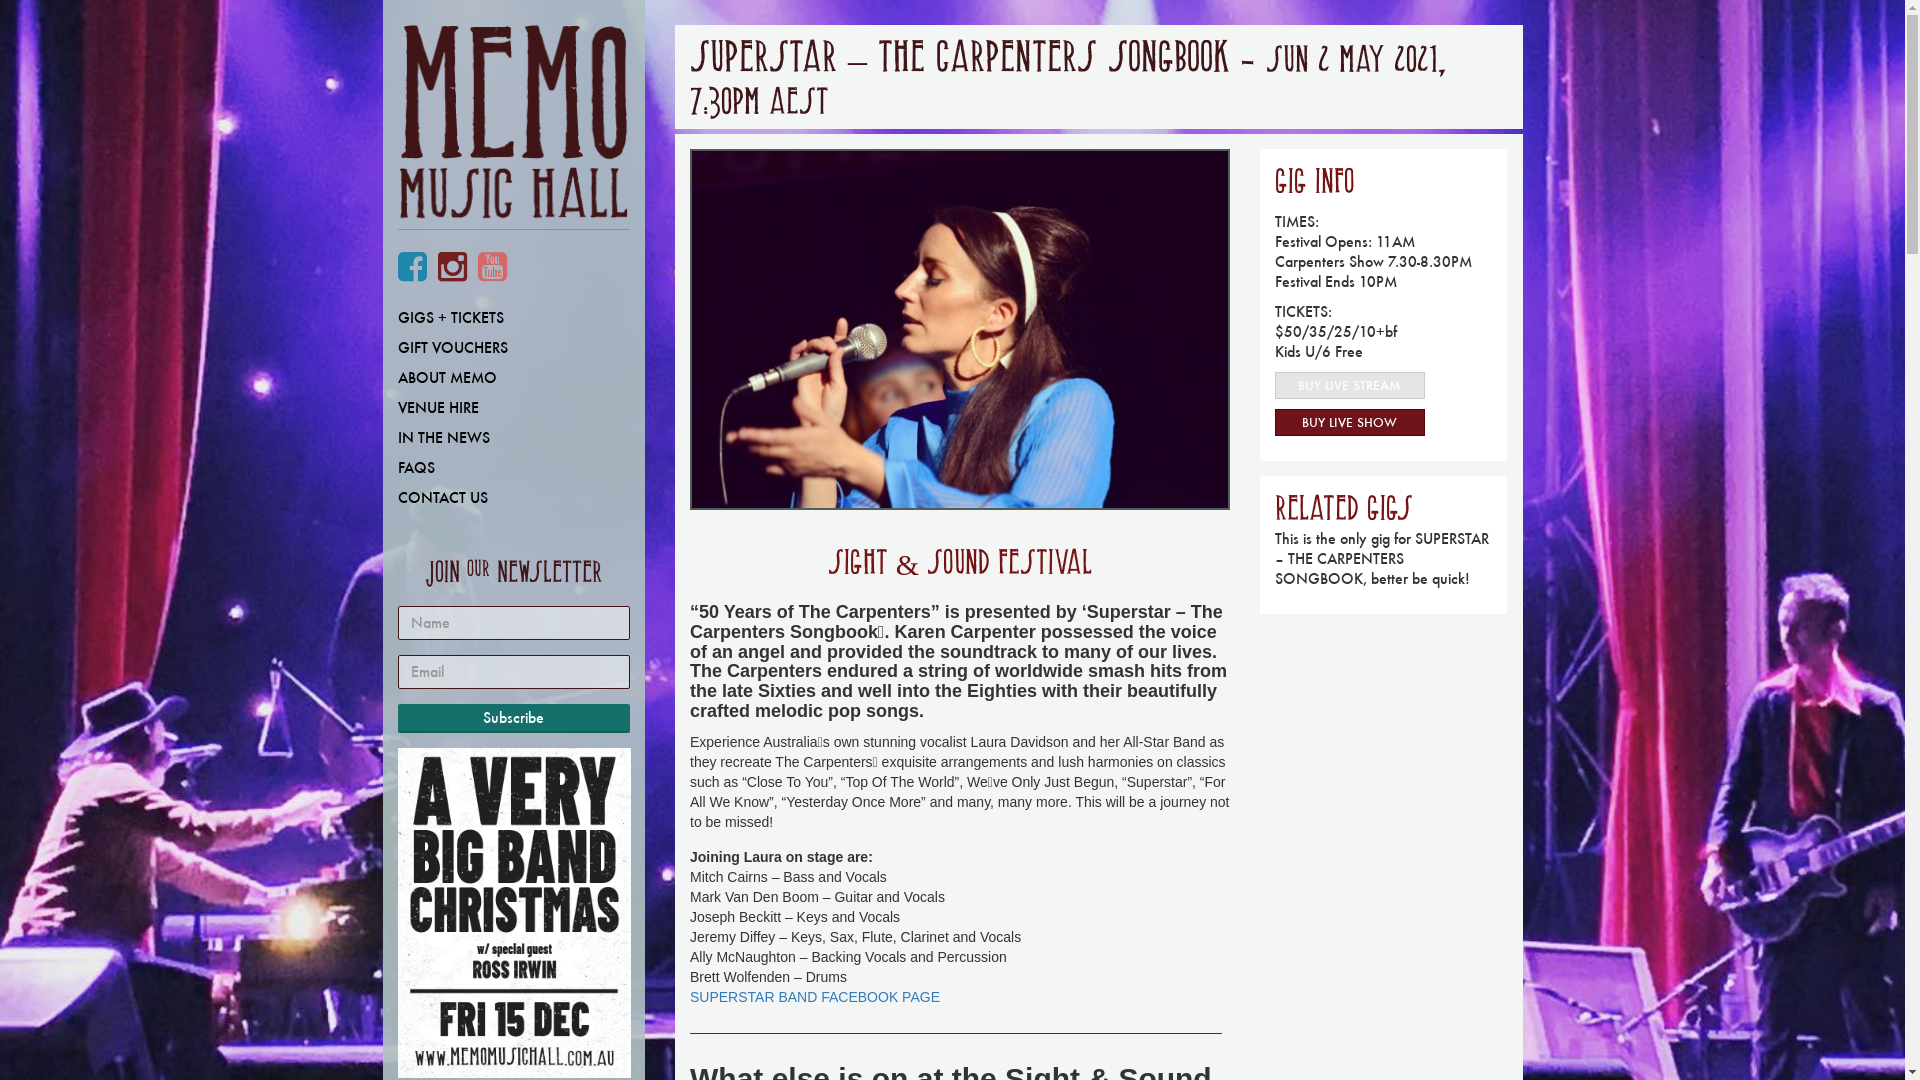  What do you see at coordinates (513, 467) in the screenshot?
I see `'FAQS'` at bounding box center [513, 467].